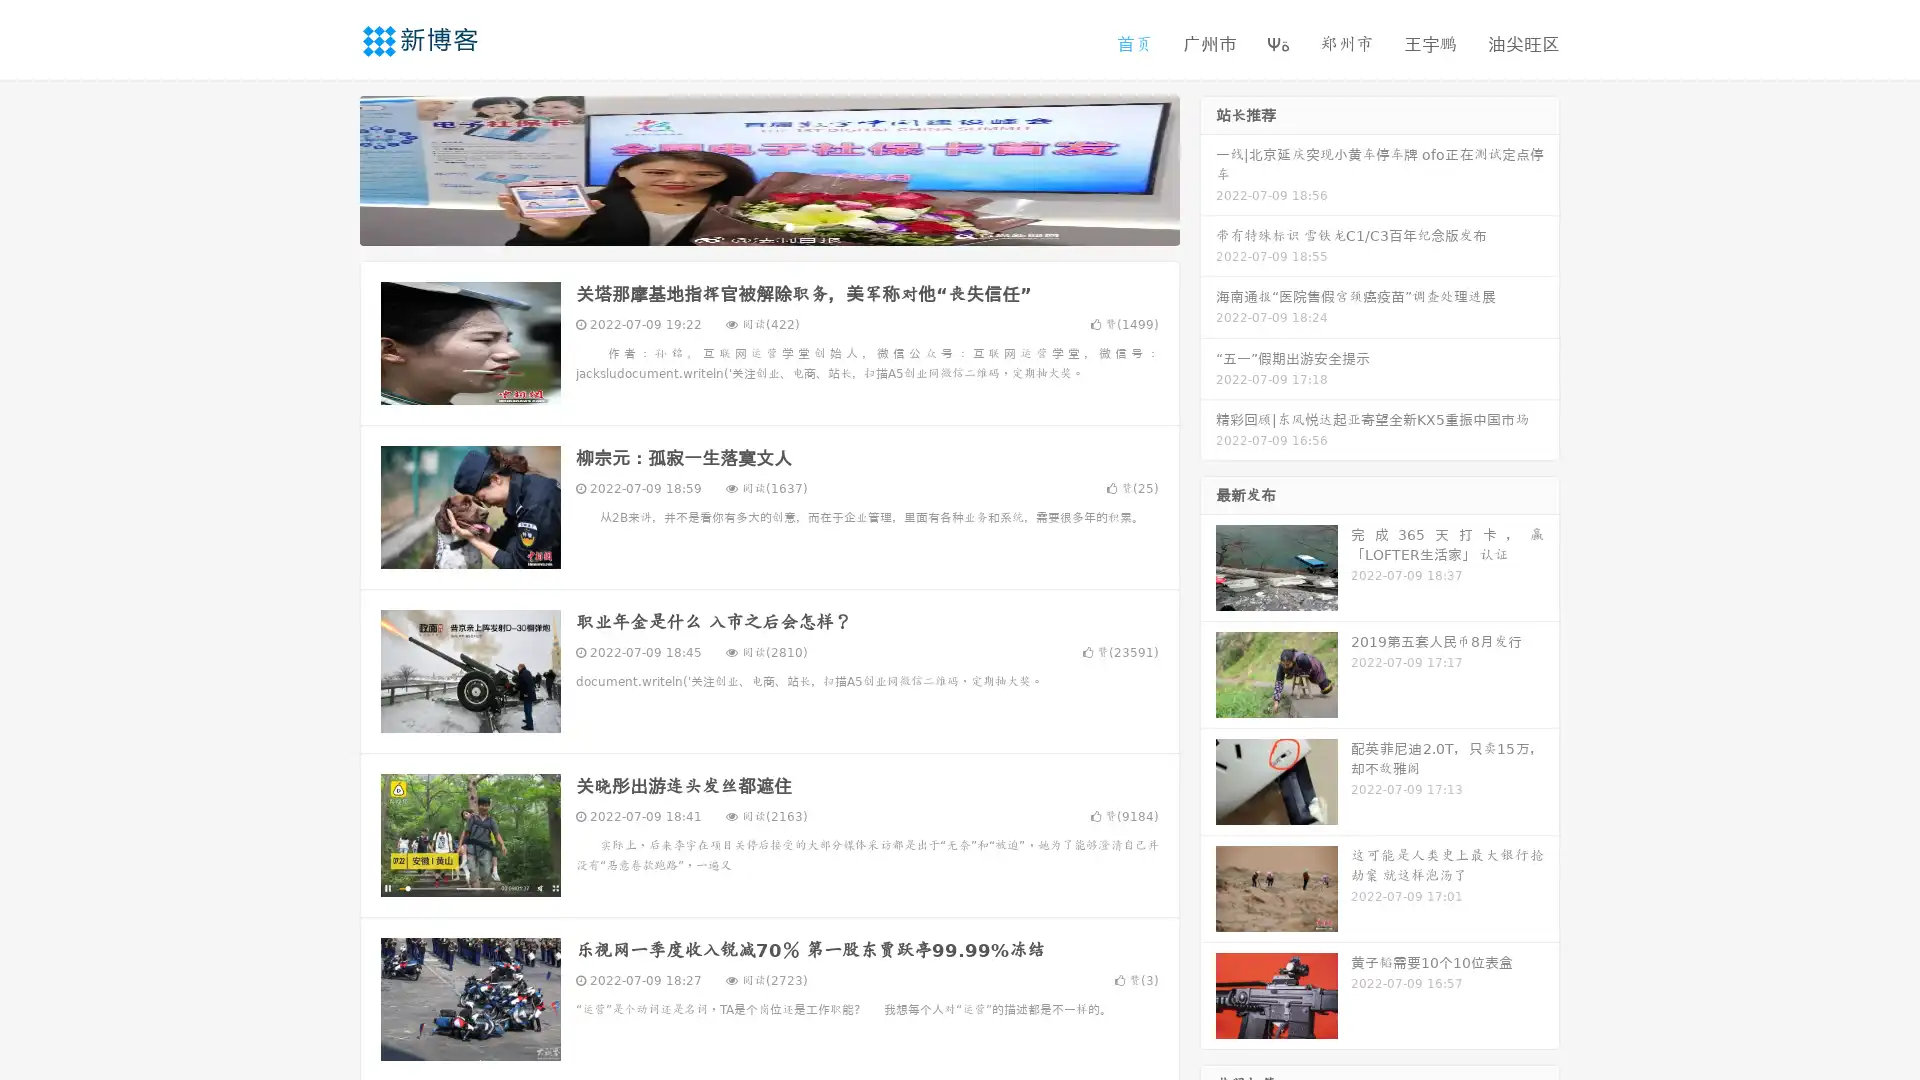 The image size is (1920, 1080). I want to click on Go to slide 3, so click(789, 225).